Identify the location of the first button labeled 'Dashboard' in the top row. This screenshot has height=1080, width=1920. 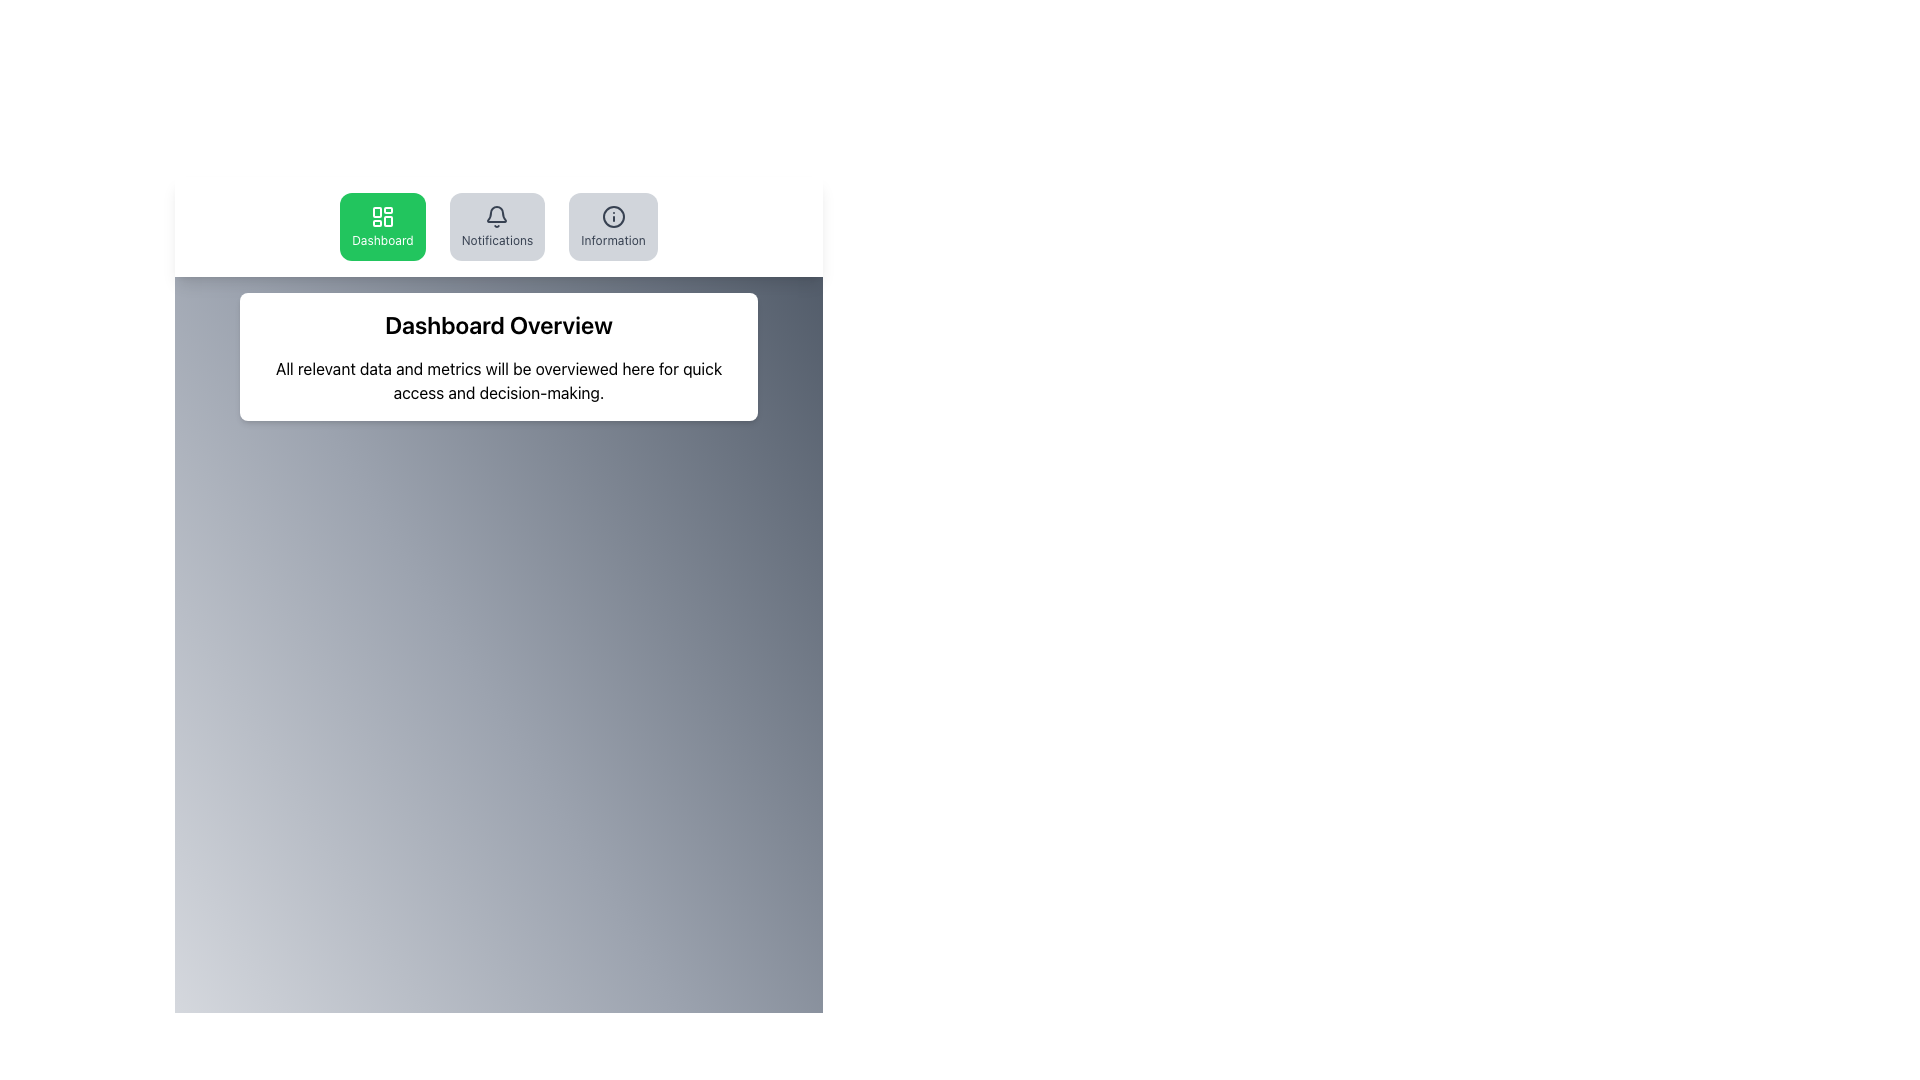
(382, 226).